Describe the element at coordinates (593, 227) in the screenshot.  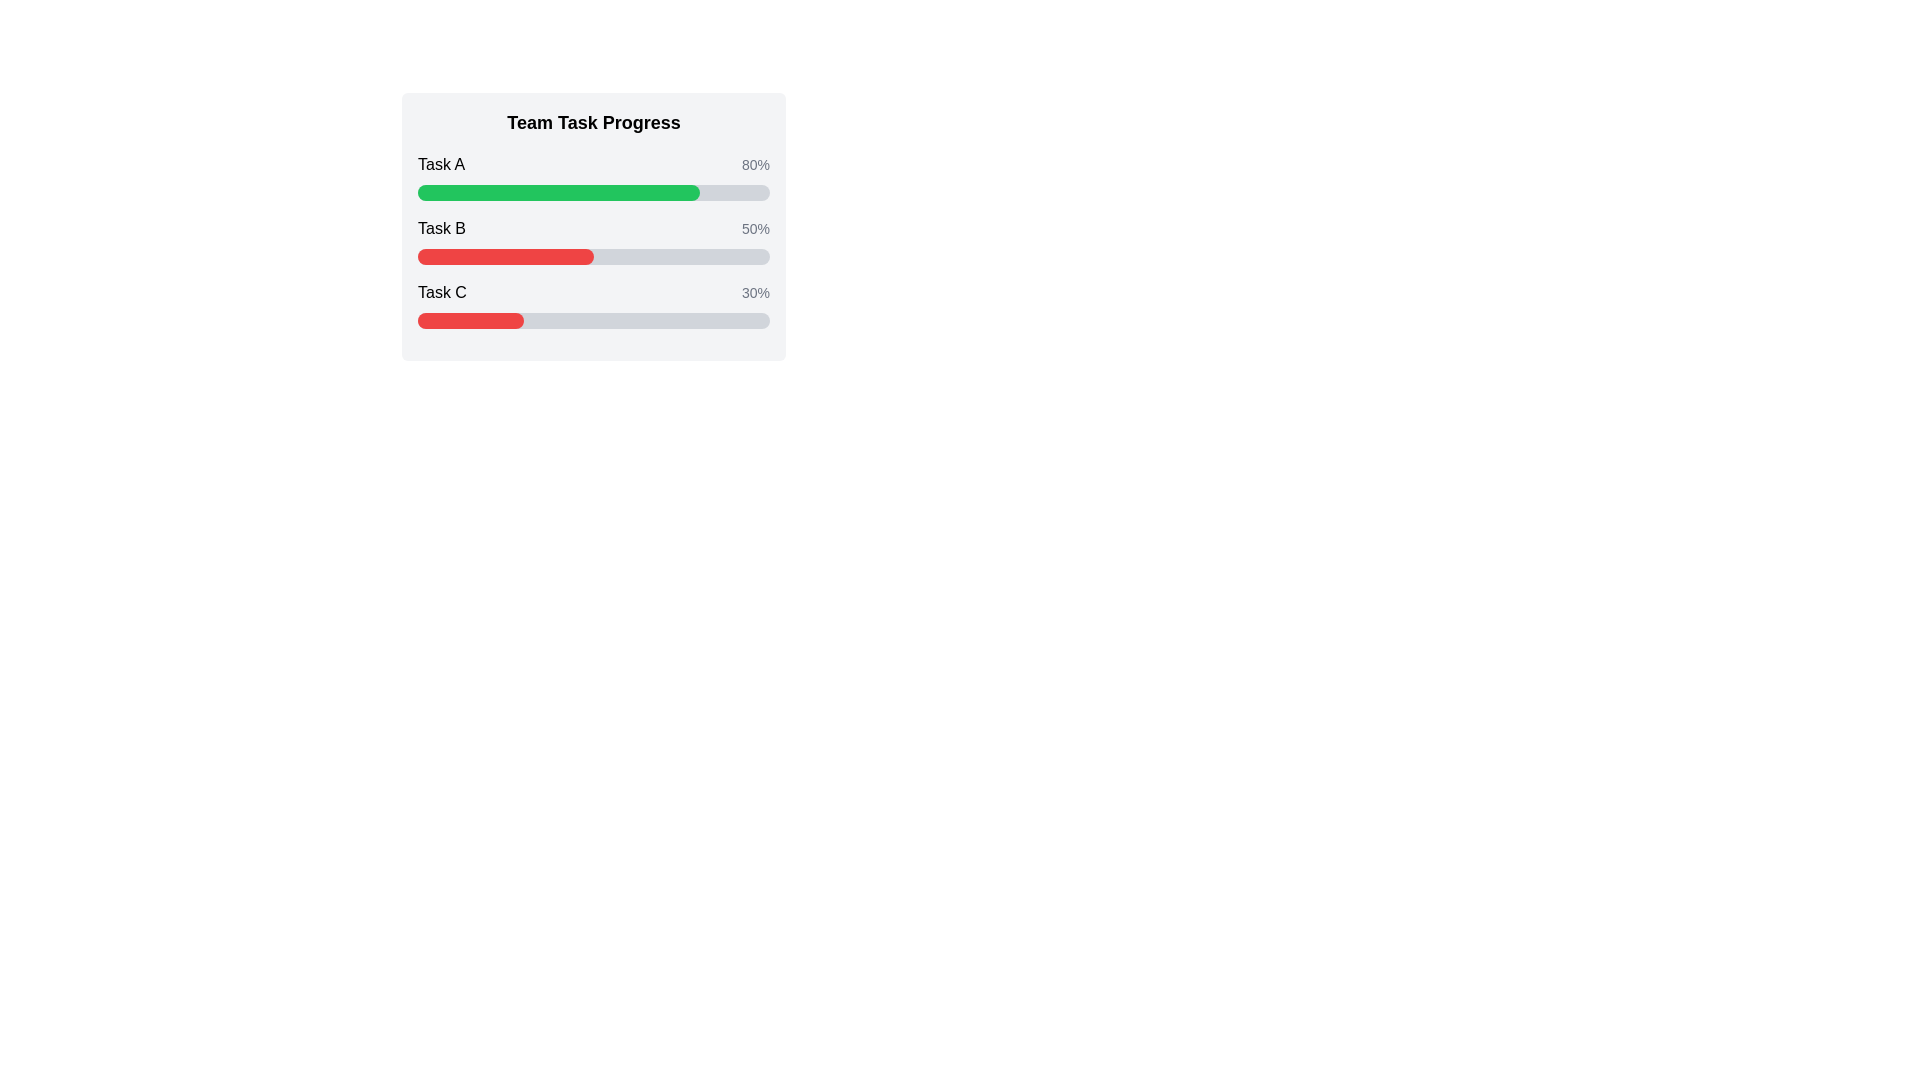
I see `the progress indicator for 'Task B' which shows '50%' completion, located in the 'Team Task Progress' section below 'Task A'` at that location.